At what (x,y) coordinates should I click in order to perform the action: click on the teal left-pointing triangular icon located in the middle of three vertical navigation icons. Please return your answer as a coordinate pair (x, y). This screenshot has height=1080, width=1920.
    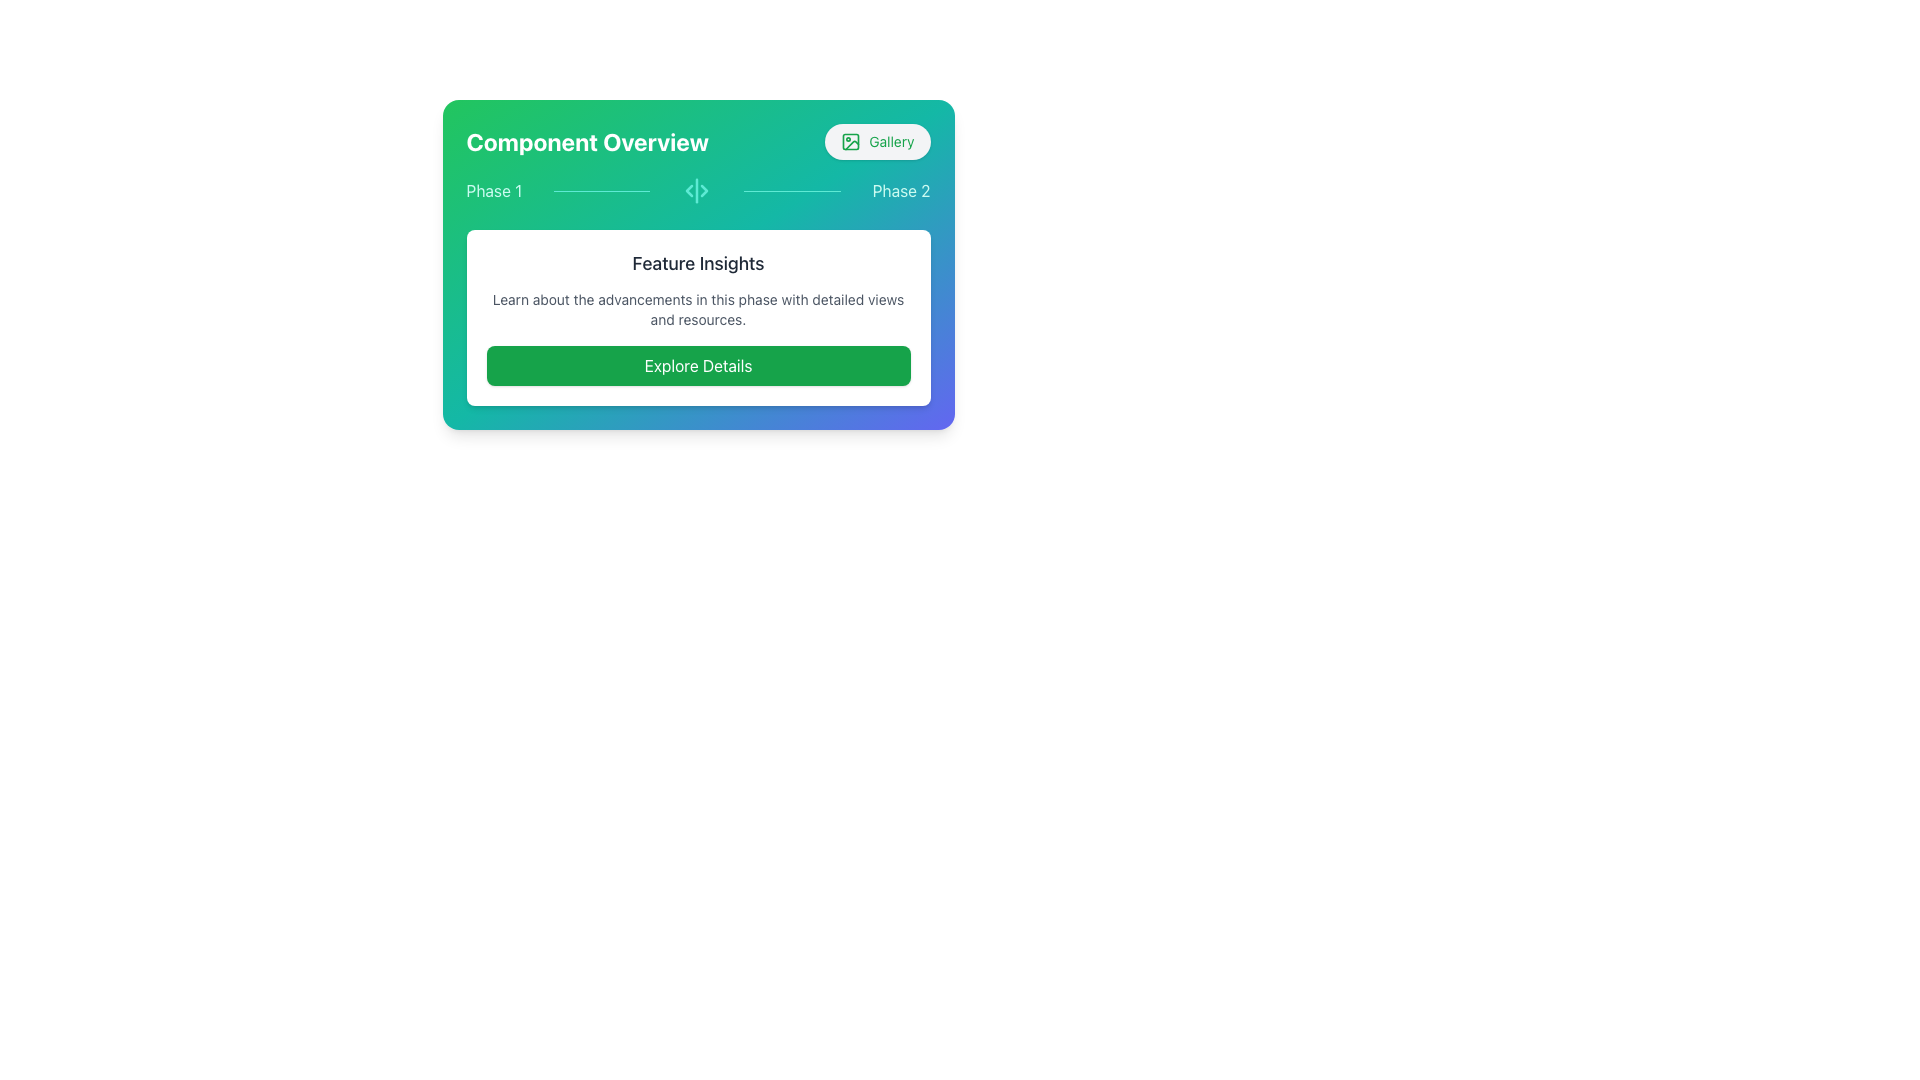
    Looking at the image, I should click on (689, 191).